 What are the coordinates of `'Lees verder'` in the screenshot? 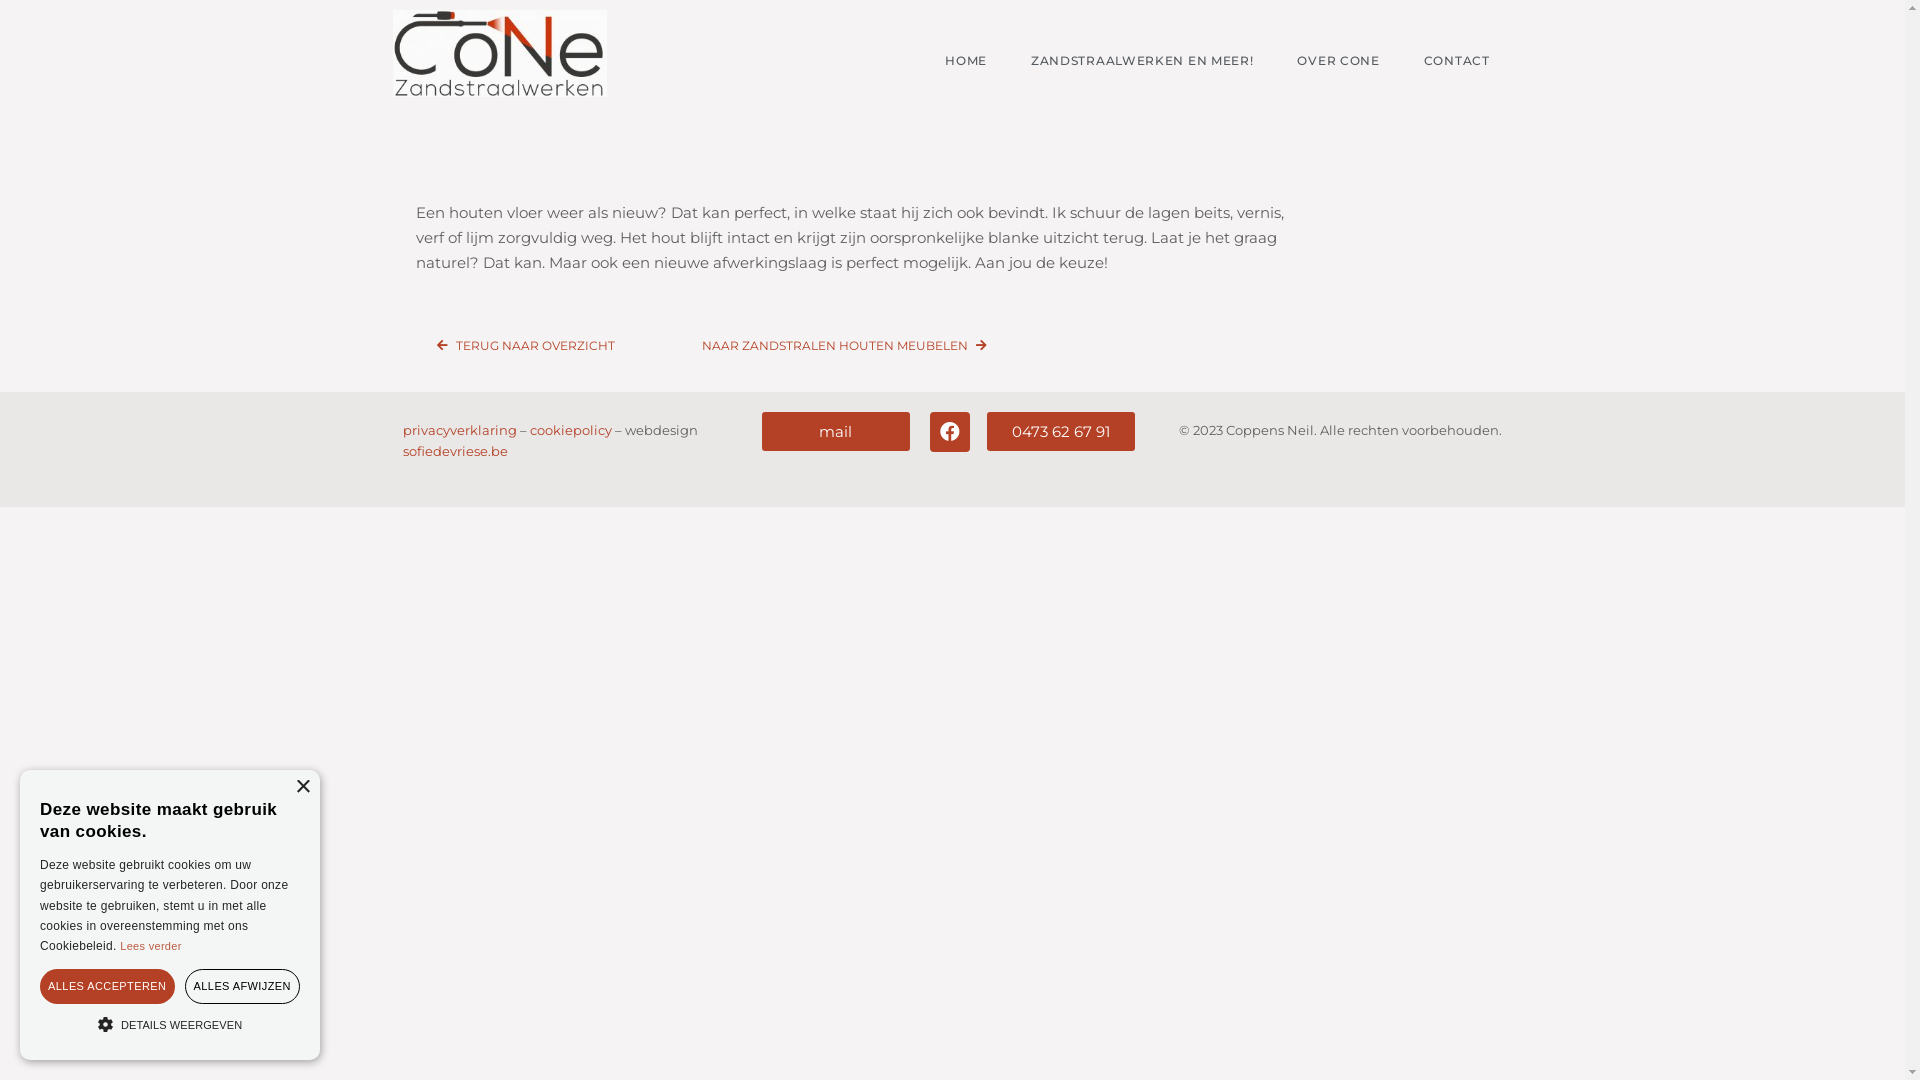 It's located at (149, 945).